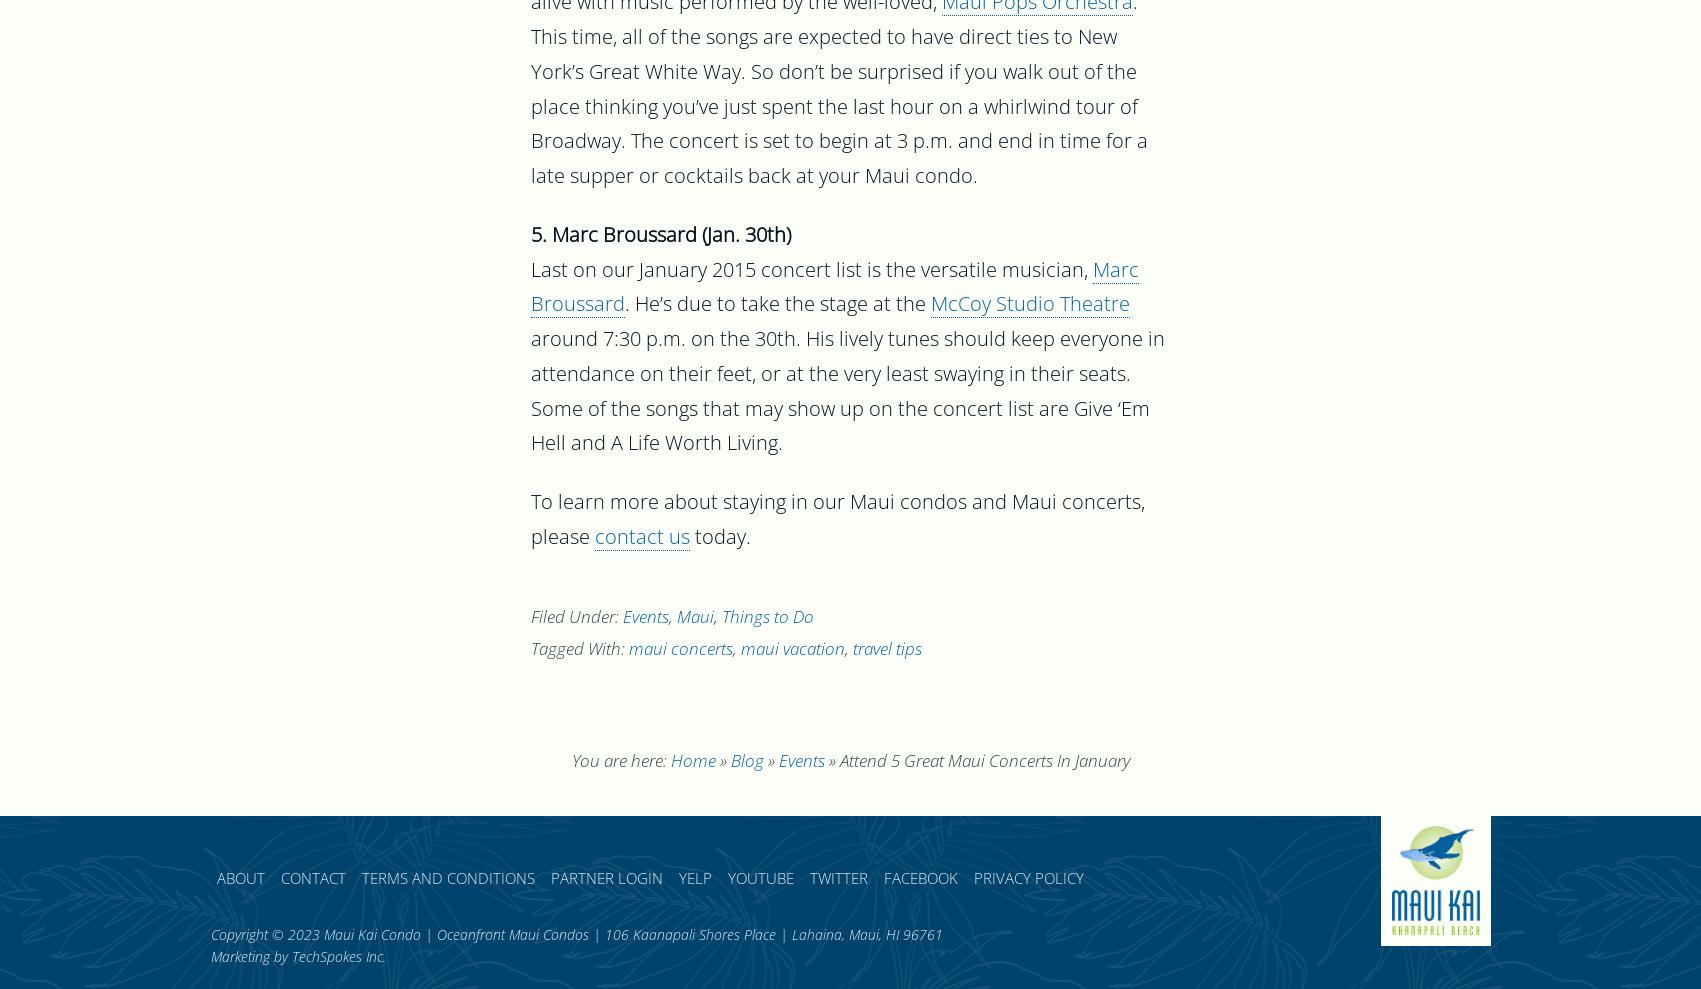 Image resolution: width=1701 pixels, height=989 pixels. What do you see at coordinates (726, 880) in the screenshot?
I see `'YouTube'` at bounding box center [726, 880].